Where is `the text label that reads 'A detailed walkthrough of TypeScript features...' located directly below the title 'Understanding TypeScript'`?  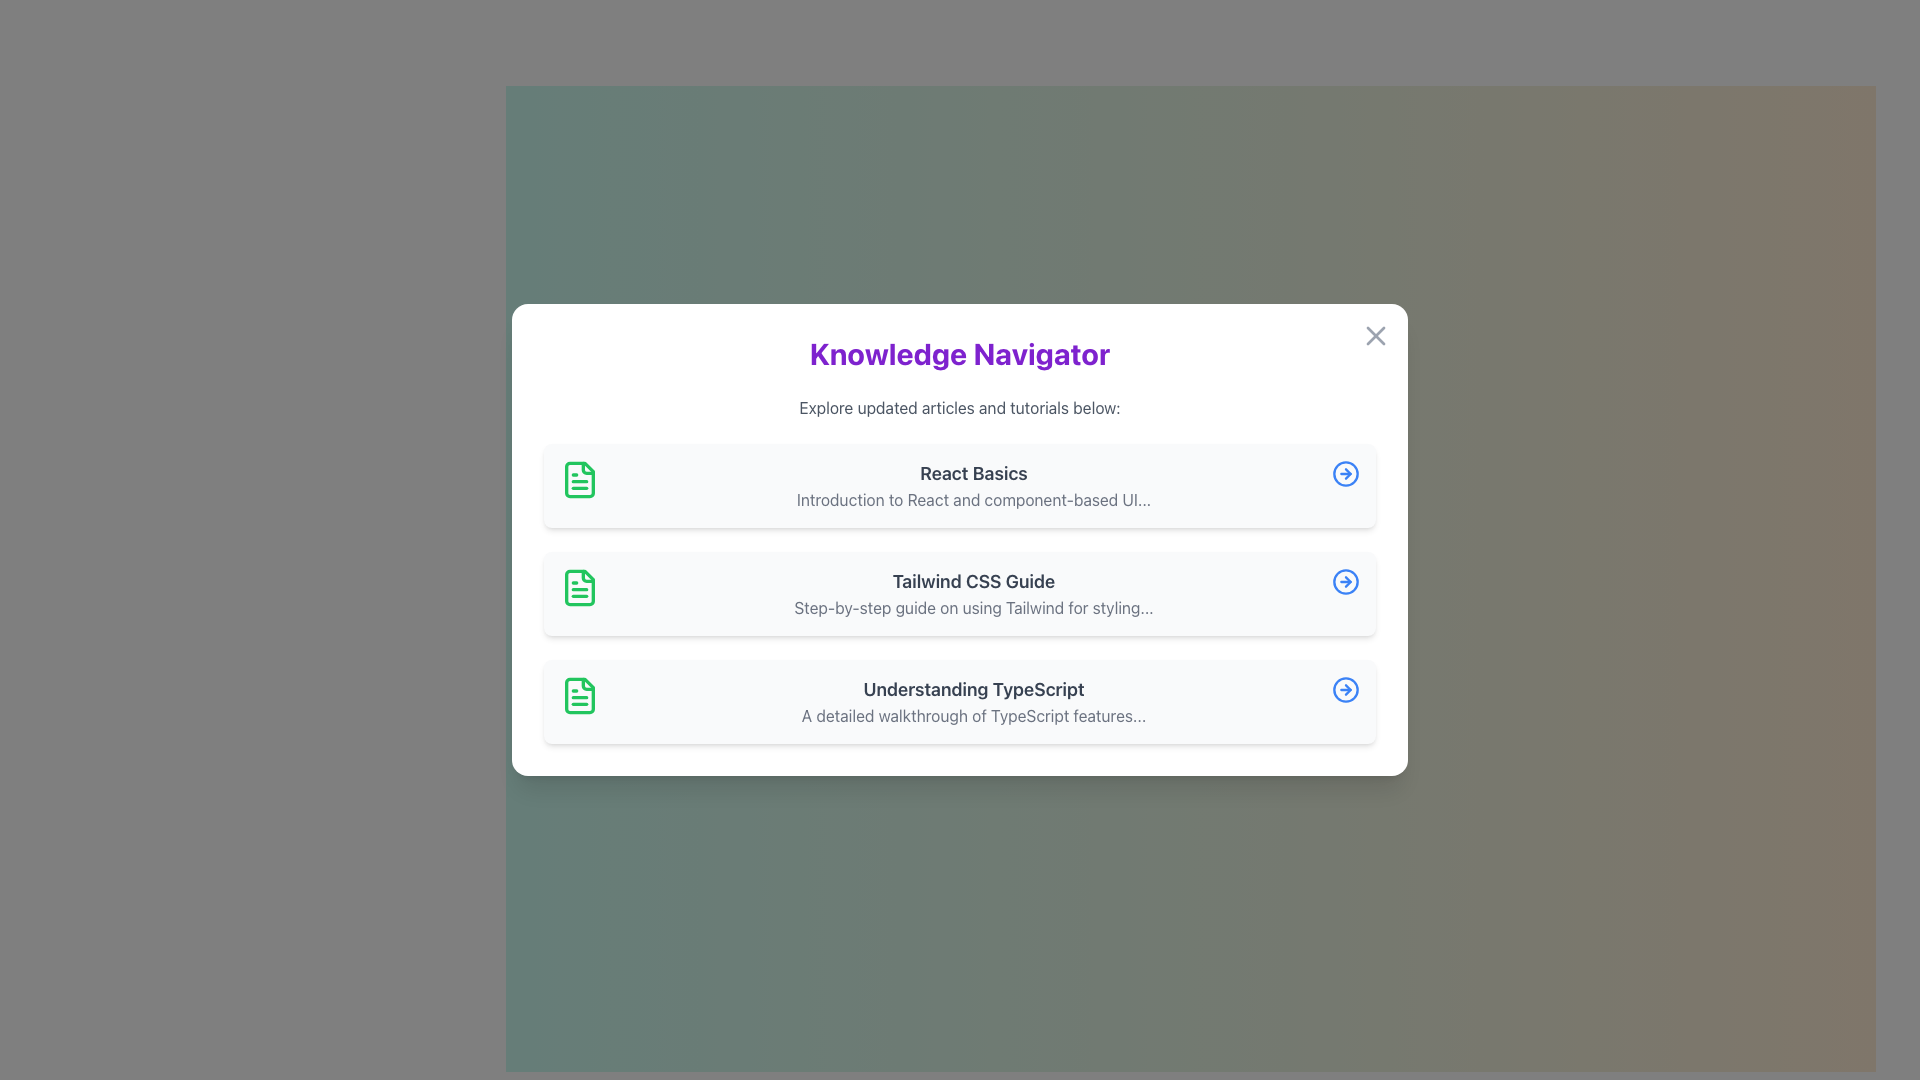
the text label that reads 'A detailed walkthrough of TypeScript features...' located directly below the title 'Understanding TypeScript' is located at coordinates (974, 715).